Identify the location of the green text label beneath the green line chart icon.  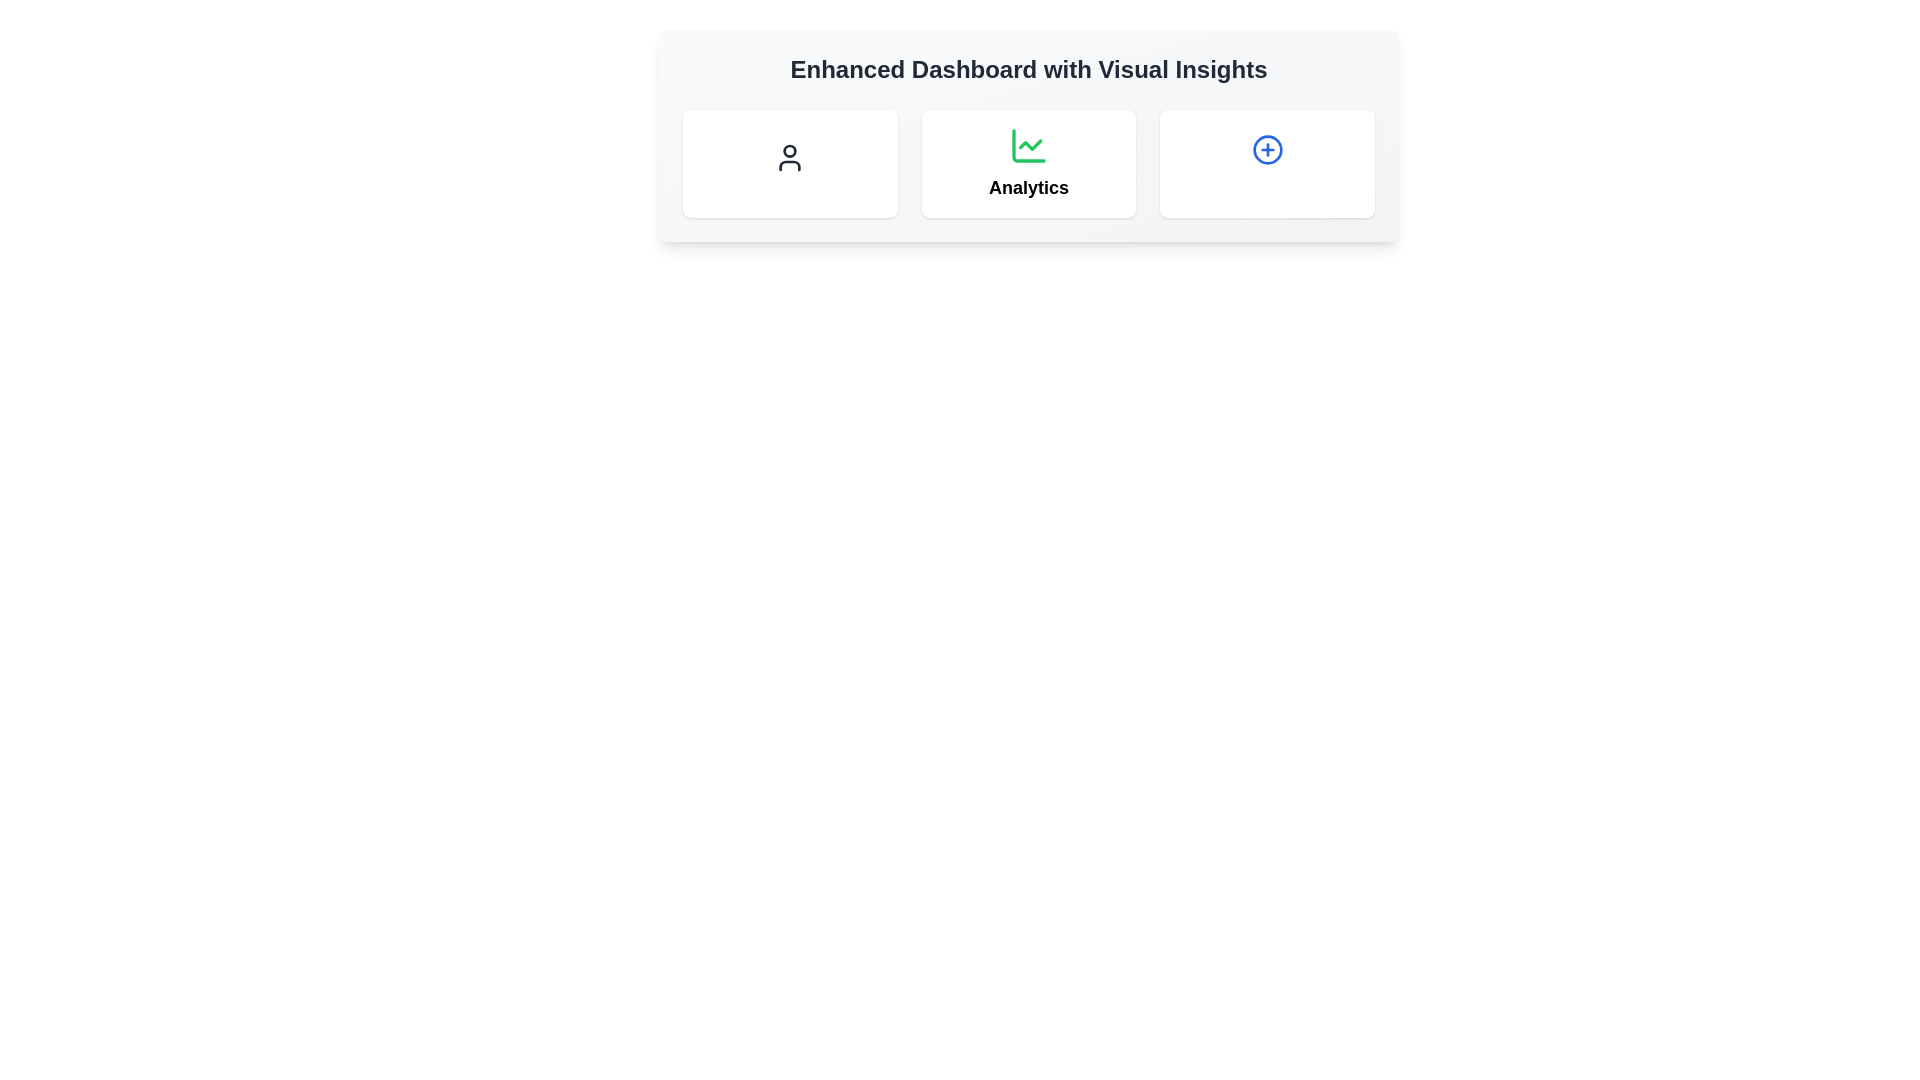
(1028, 188).